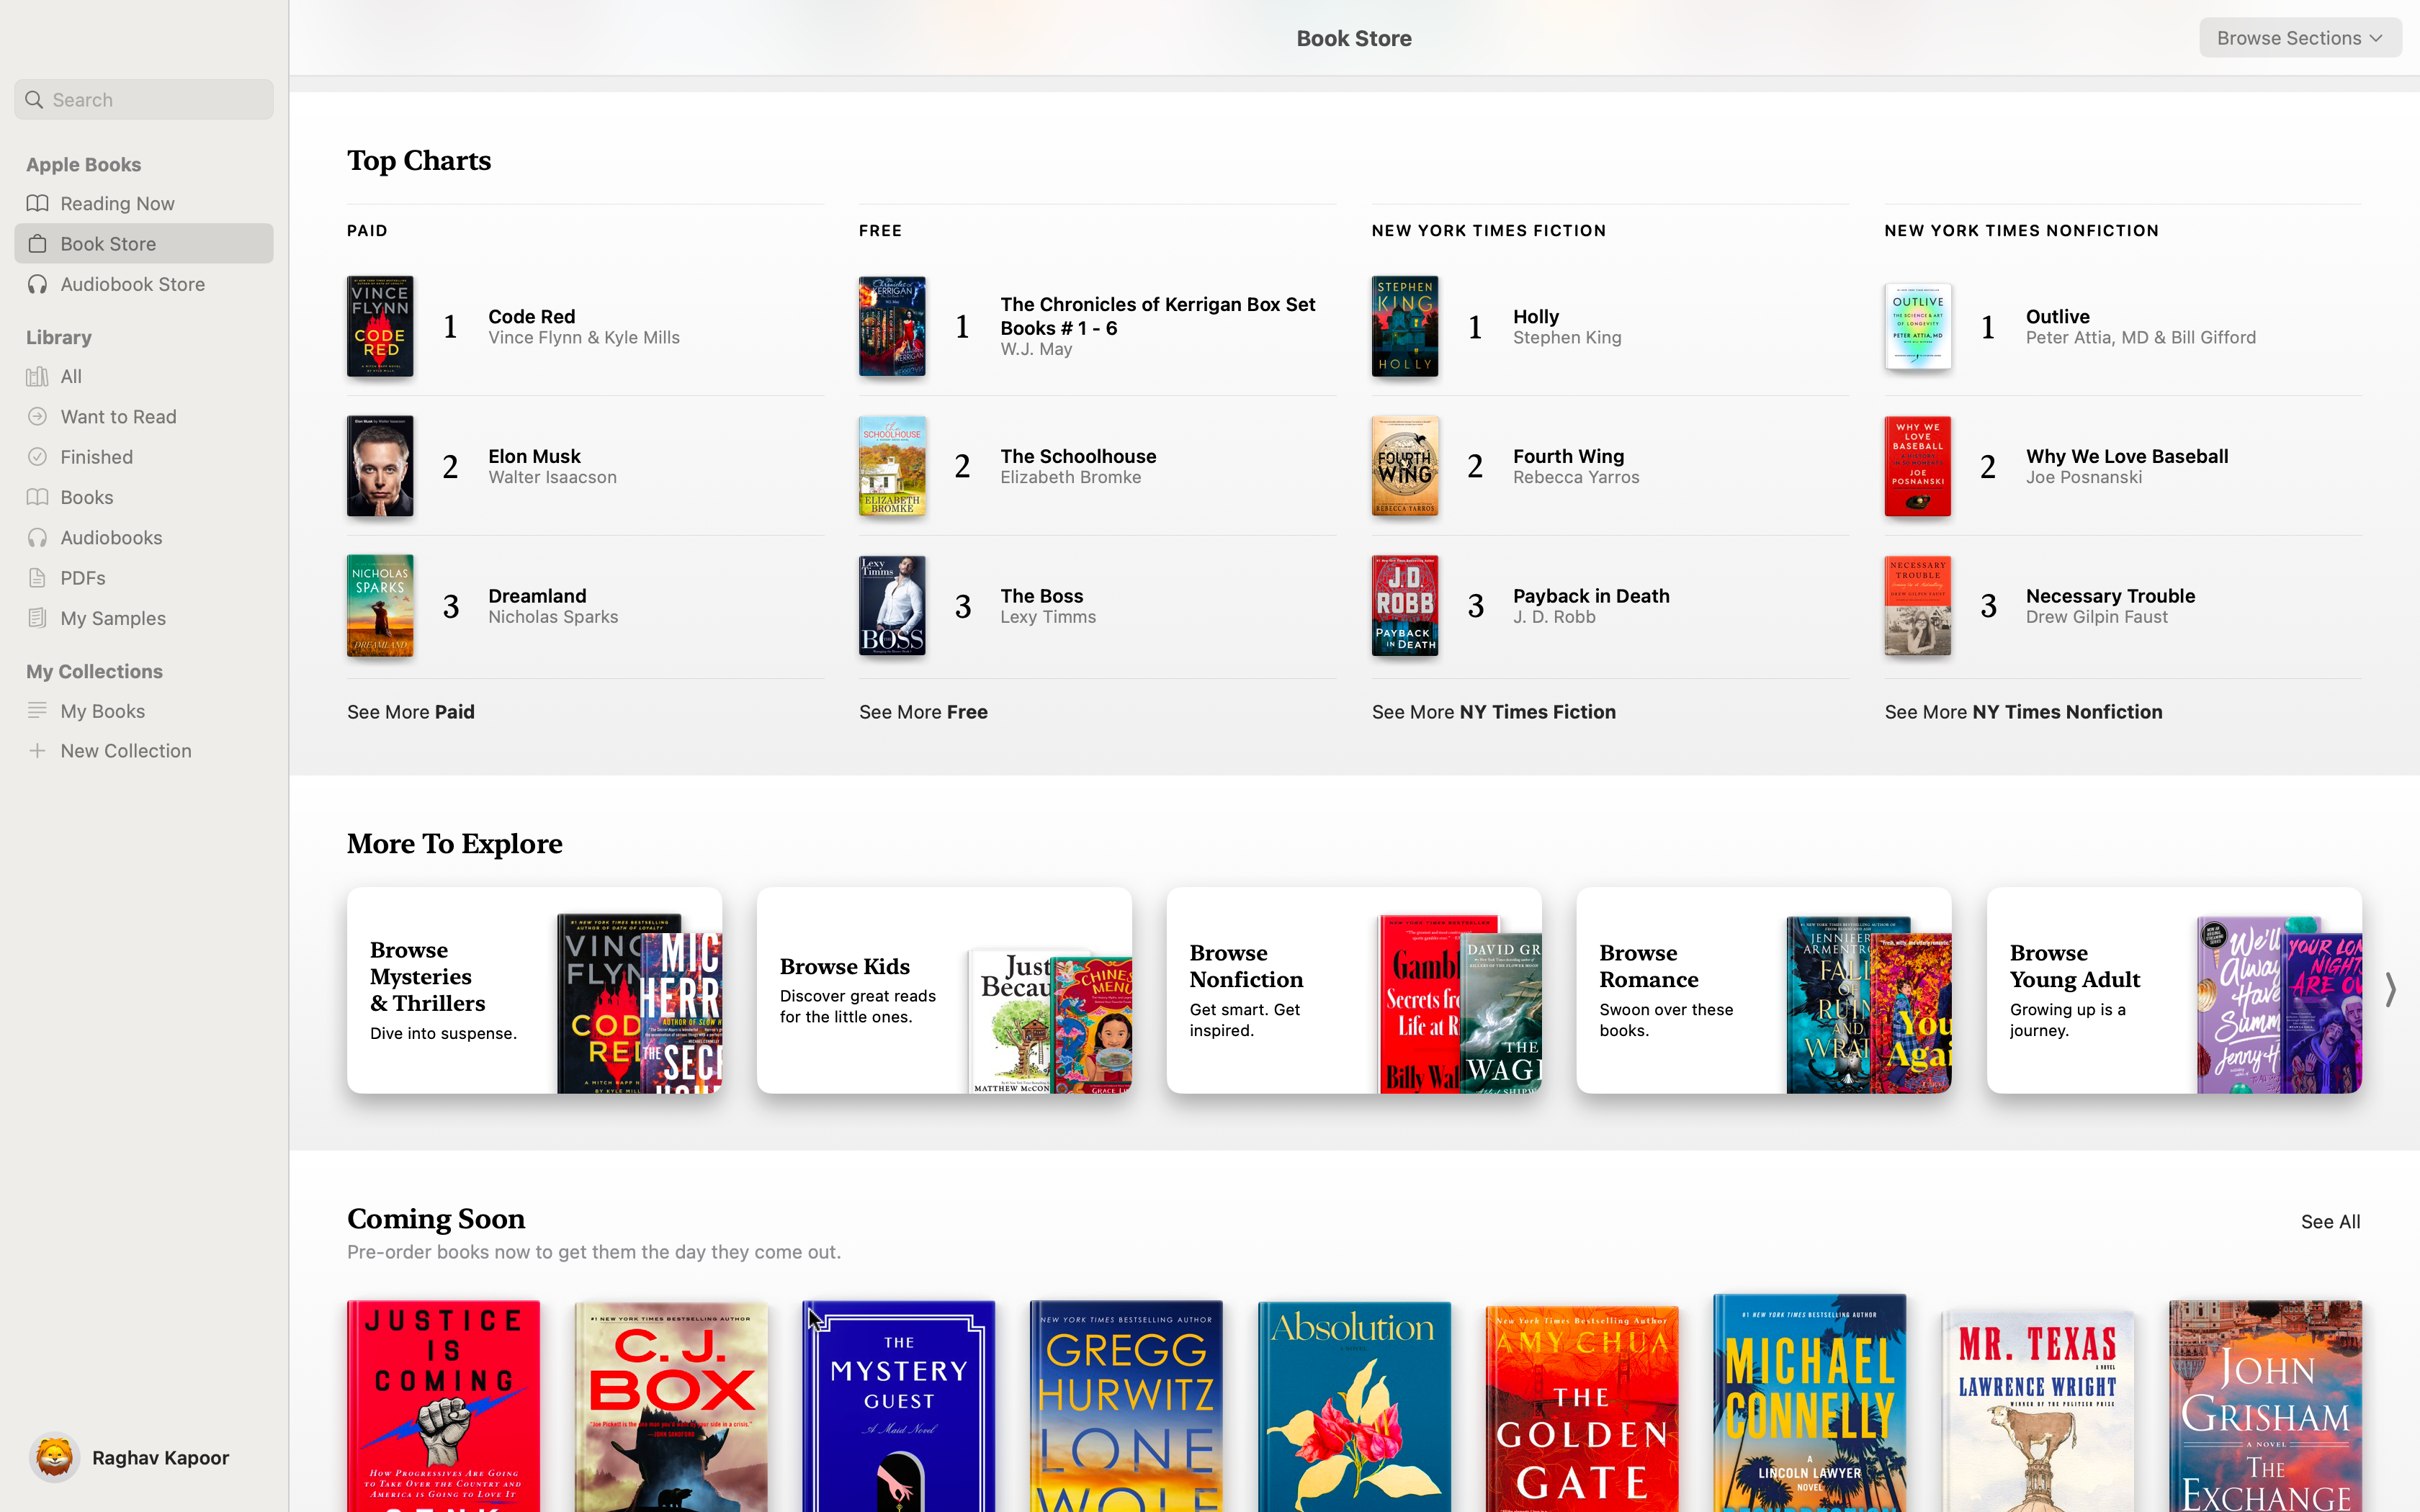  I want to click on Browse Romance books from top right dropdown, so click(2300, 37).